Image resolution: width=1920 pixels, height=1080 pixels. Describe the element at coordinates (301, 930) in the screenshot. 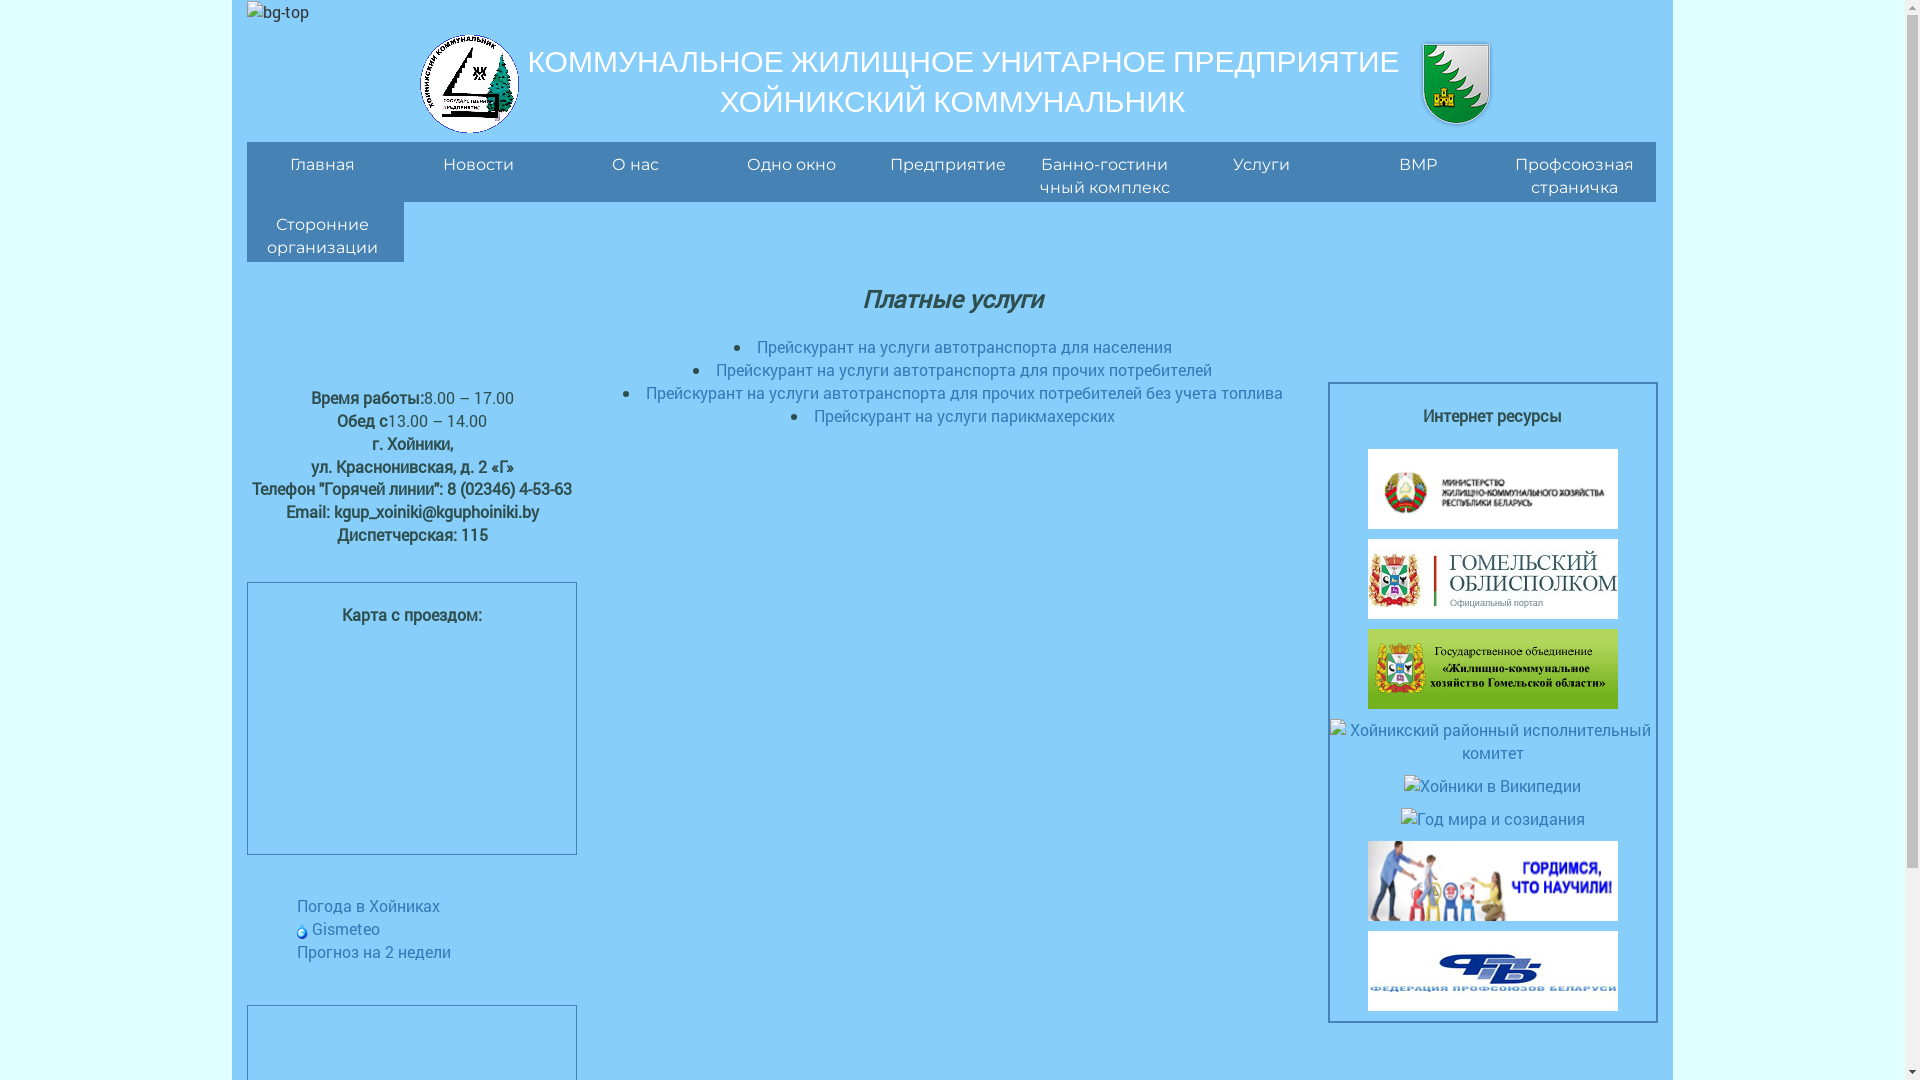

I see `'Gismeteo'` at that location.